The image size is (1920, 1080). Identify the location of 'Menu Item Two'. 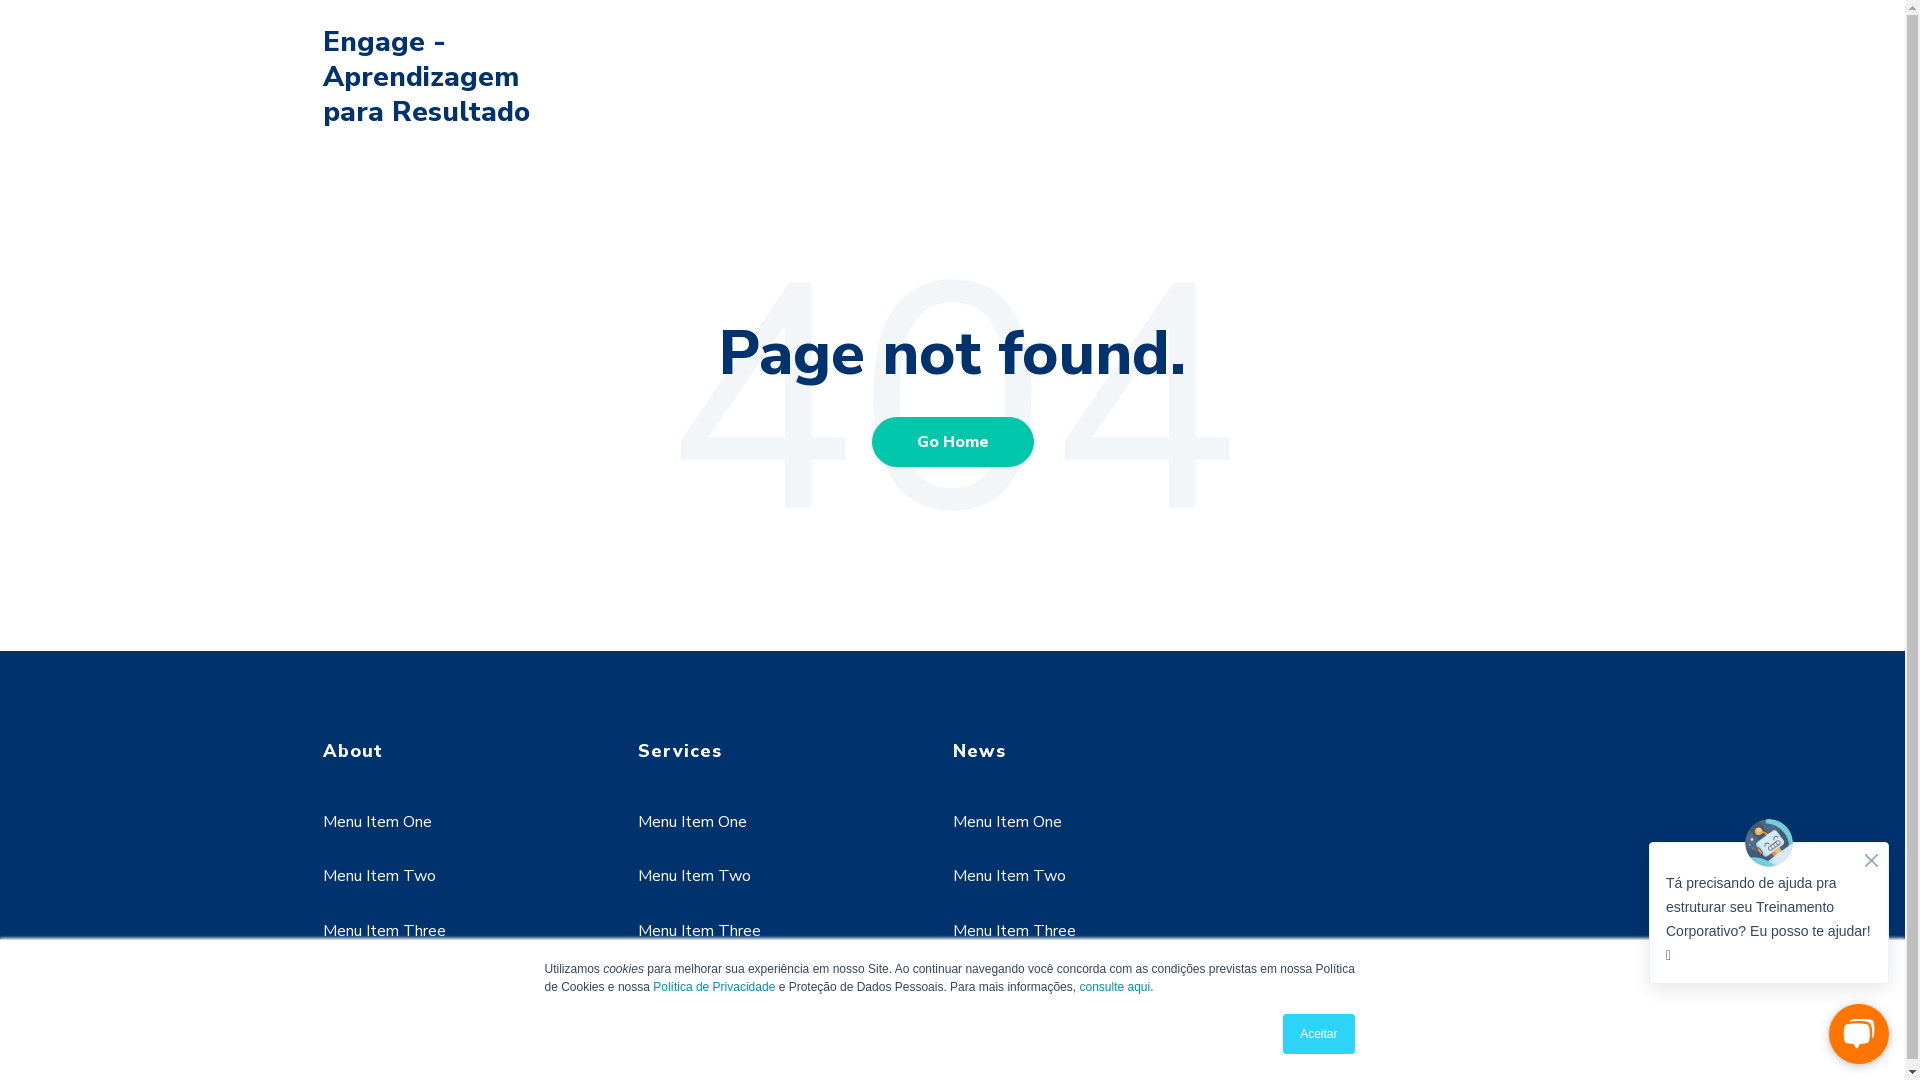
(1008, 874).